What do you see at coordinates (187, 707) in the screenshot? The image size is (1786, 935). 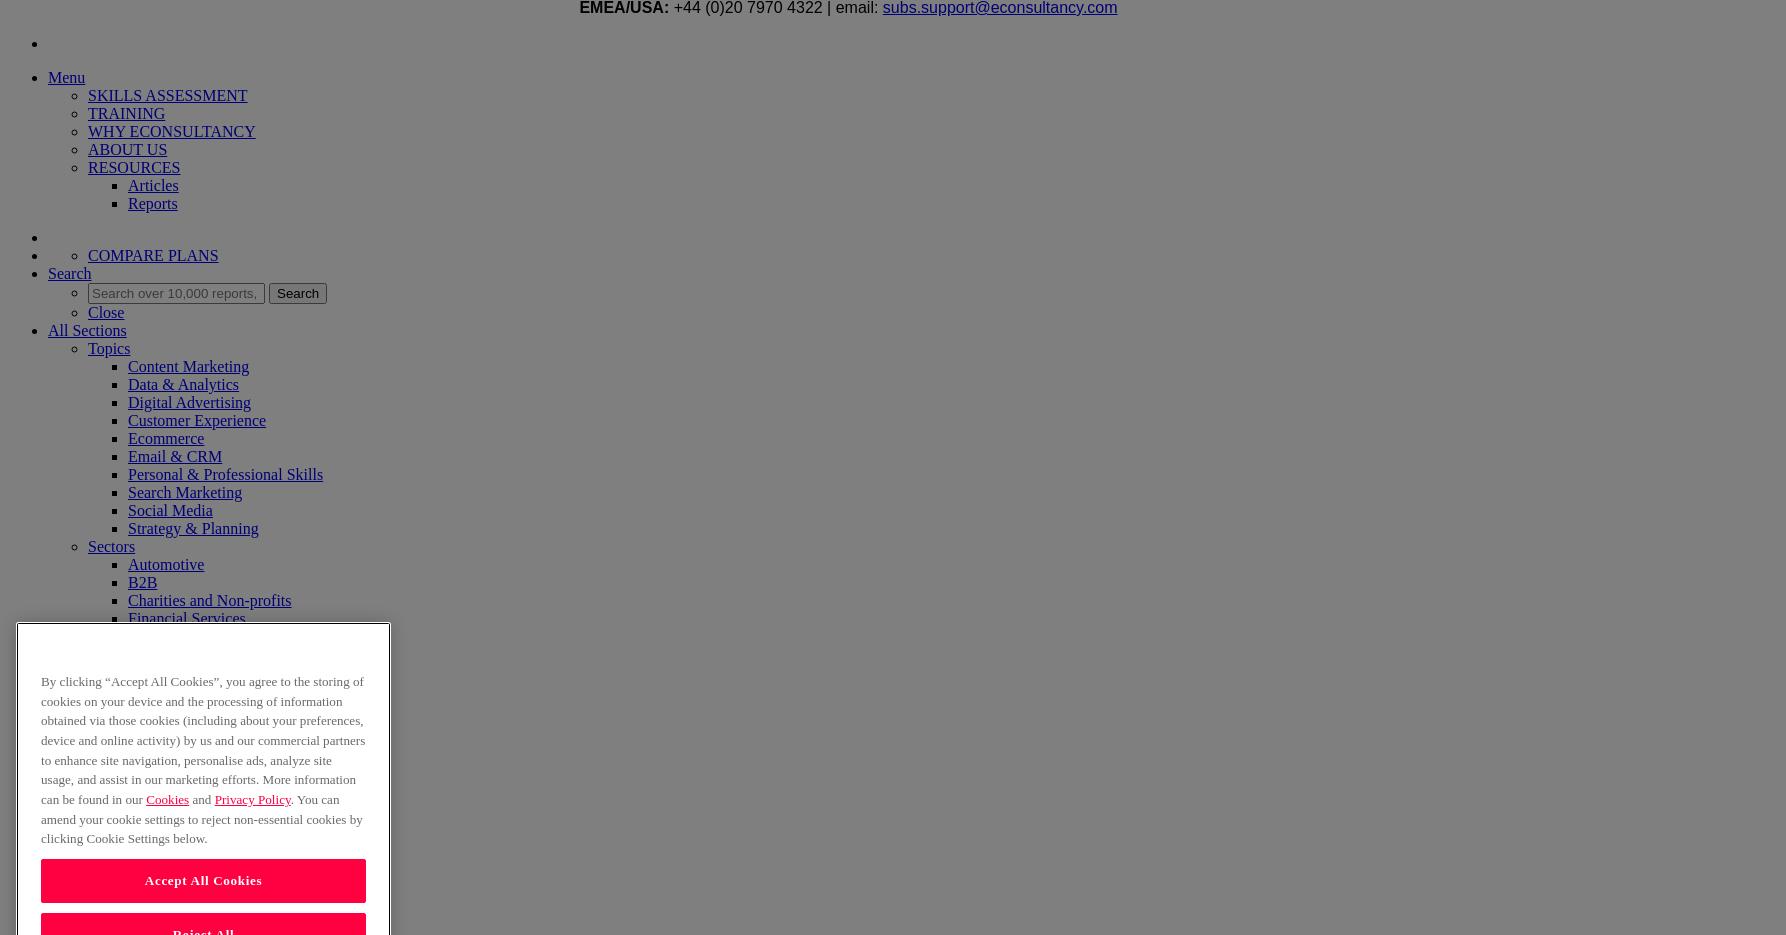 I see `'Travel and Leisure'` at bounding box center [187, 707].